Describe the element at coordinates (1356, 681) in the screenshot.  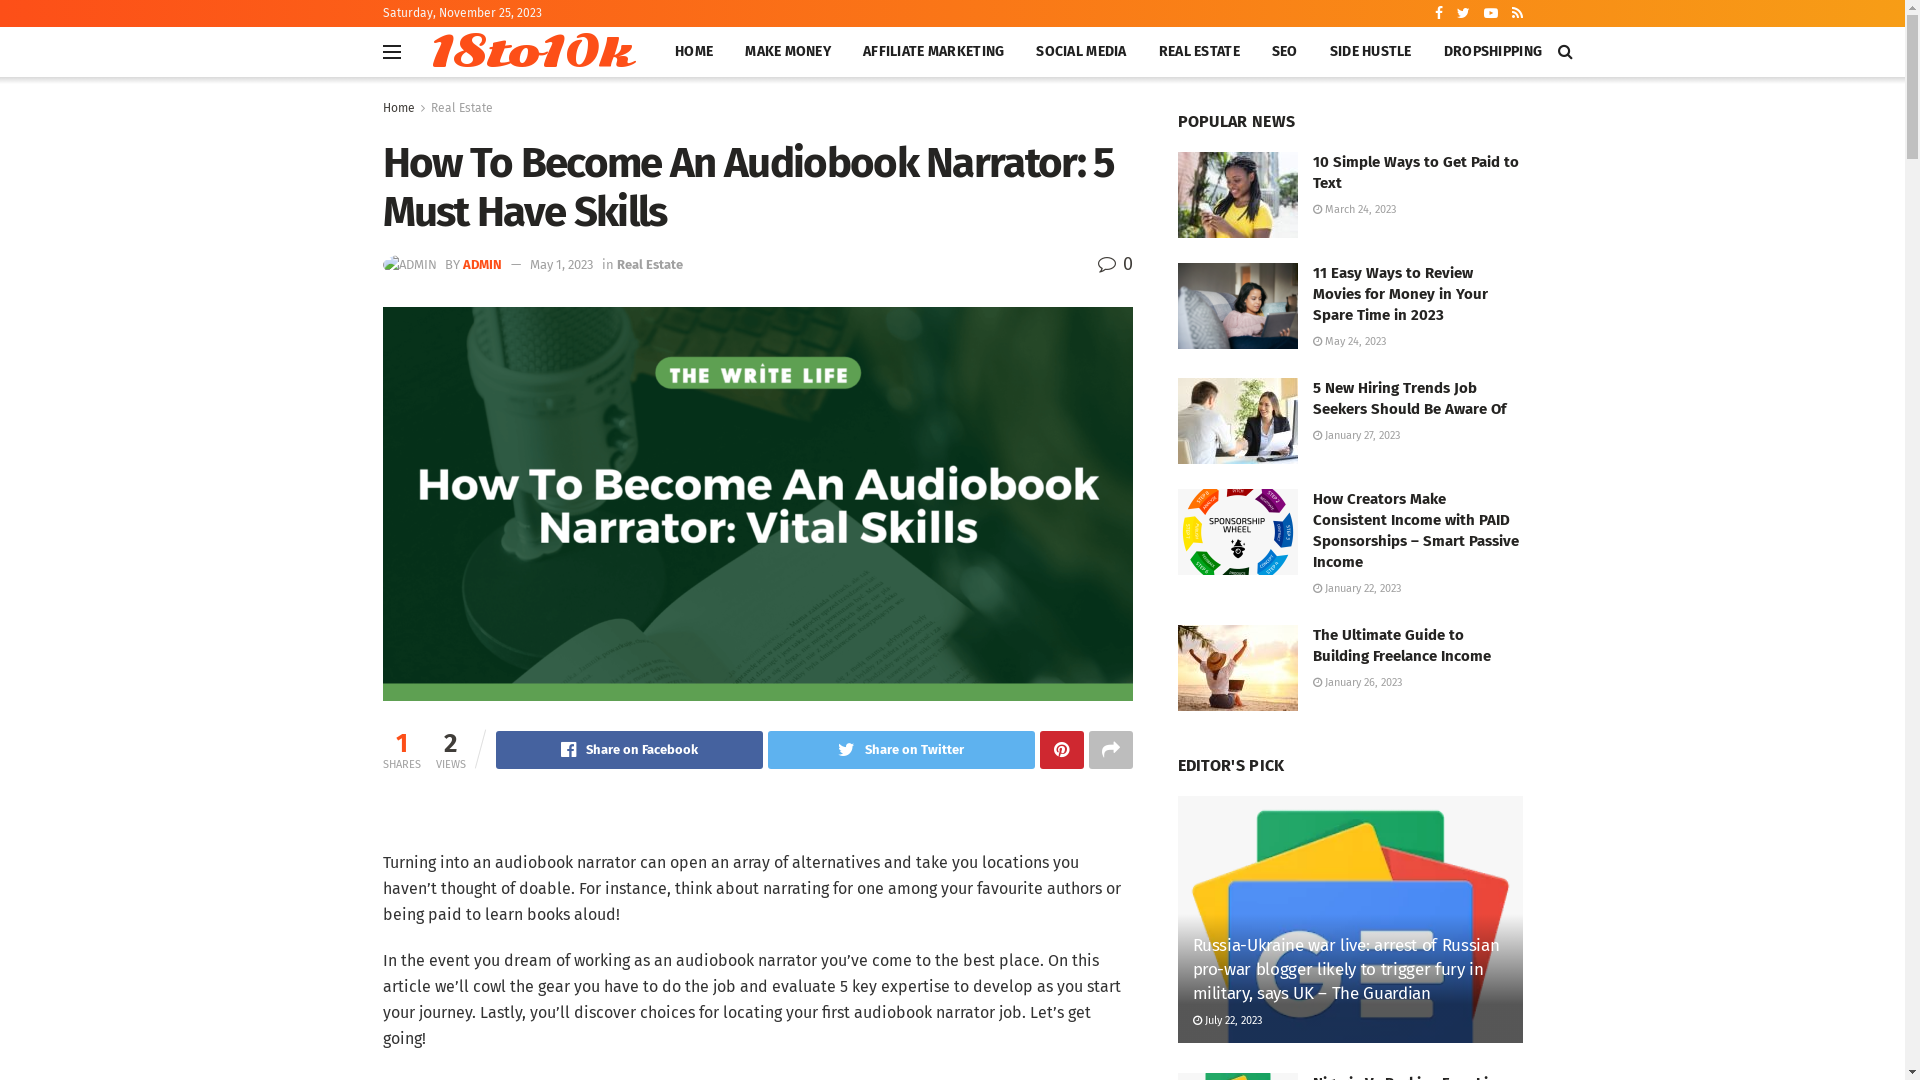
I see `'January 26, 2023'` at that location.